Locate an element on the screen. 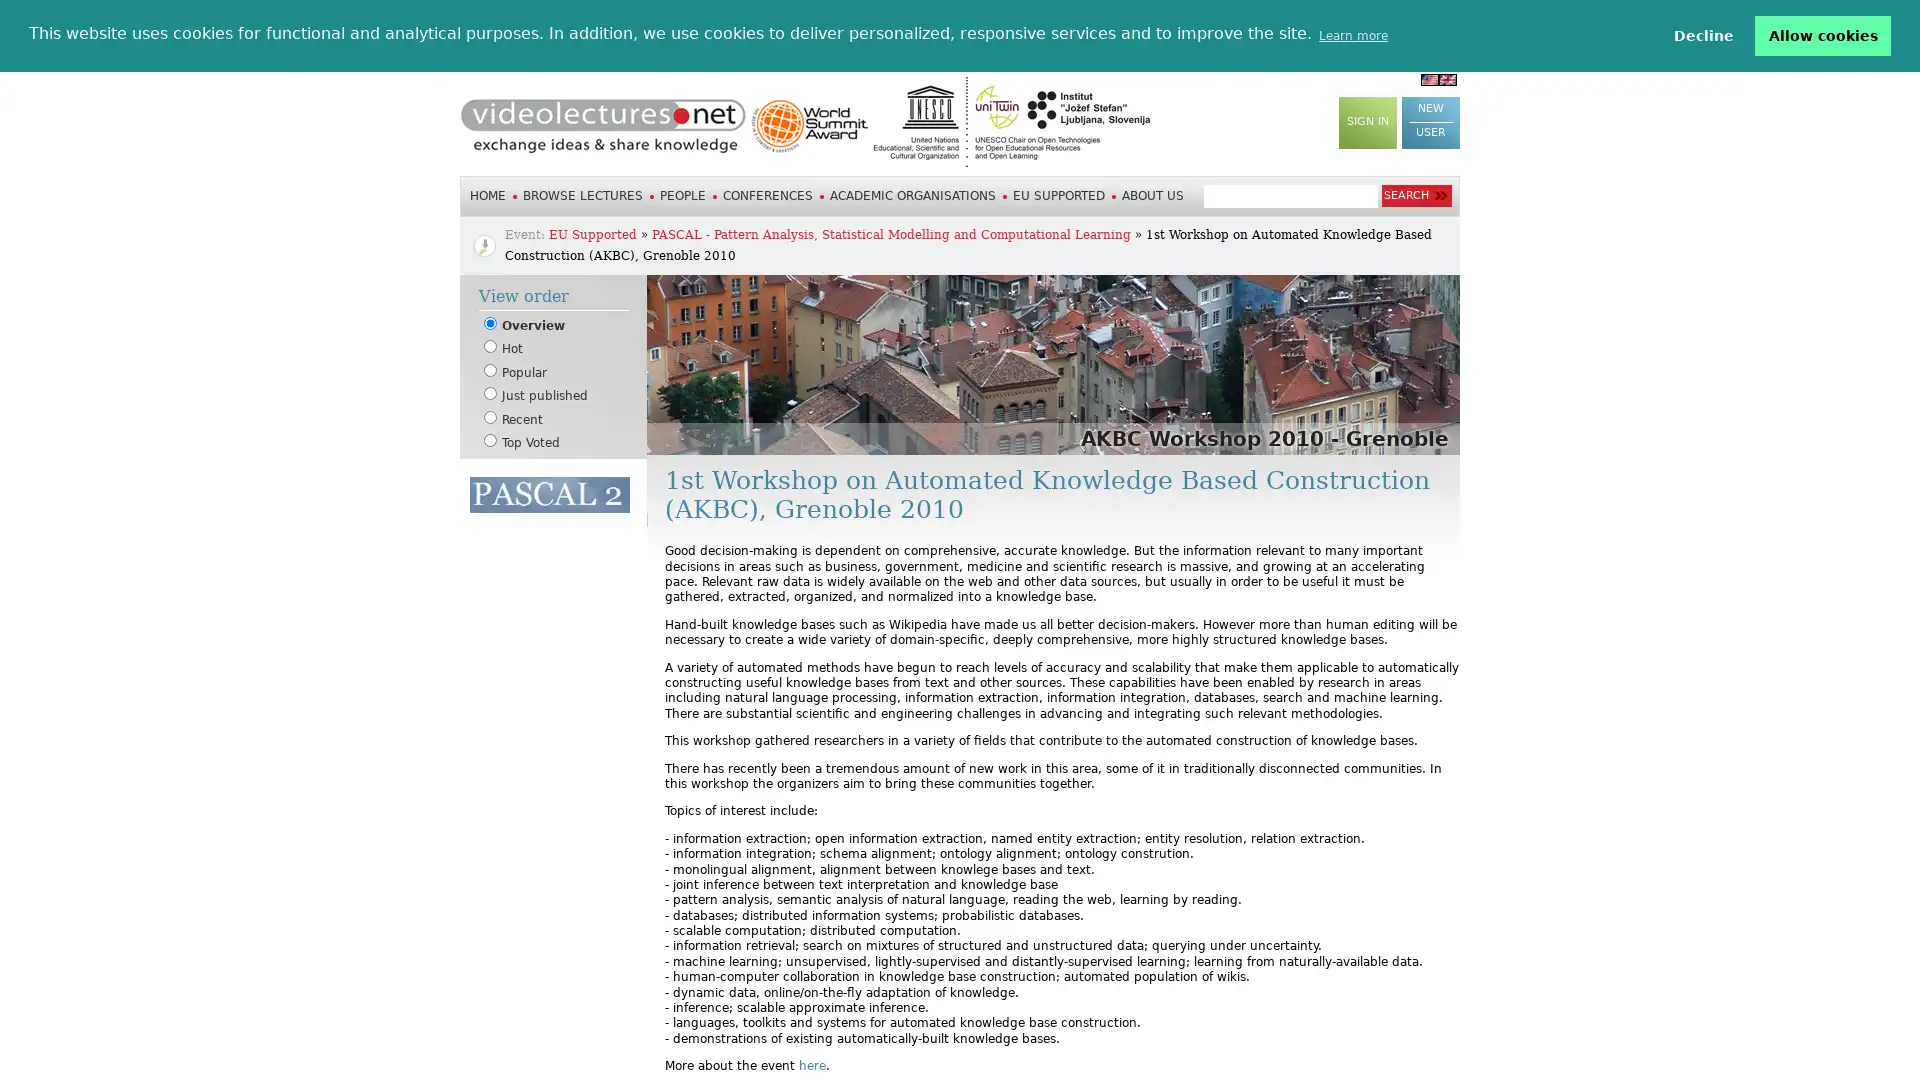  SHOW CHAT is located at coordinates (514, 618).